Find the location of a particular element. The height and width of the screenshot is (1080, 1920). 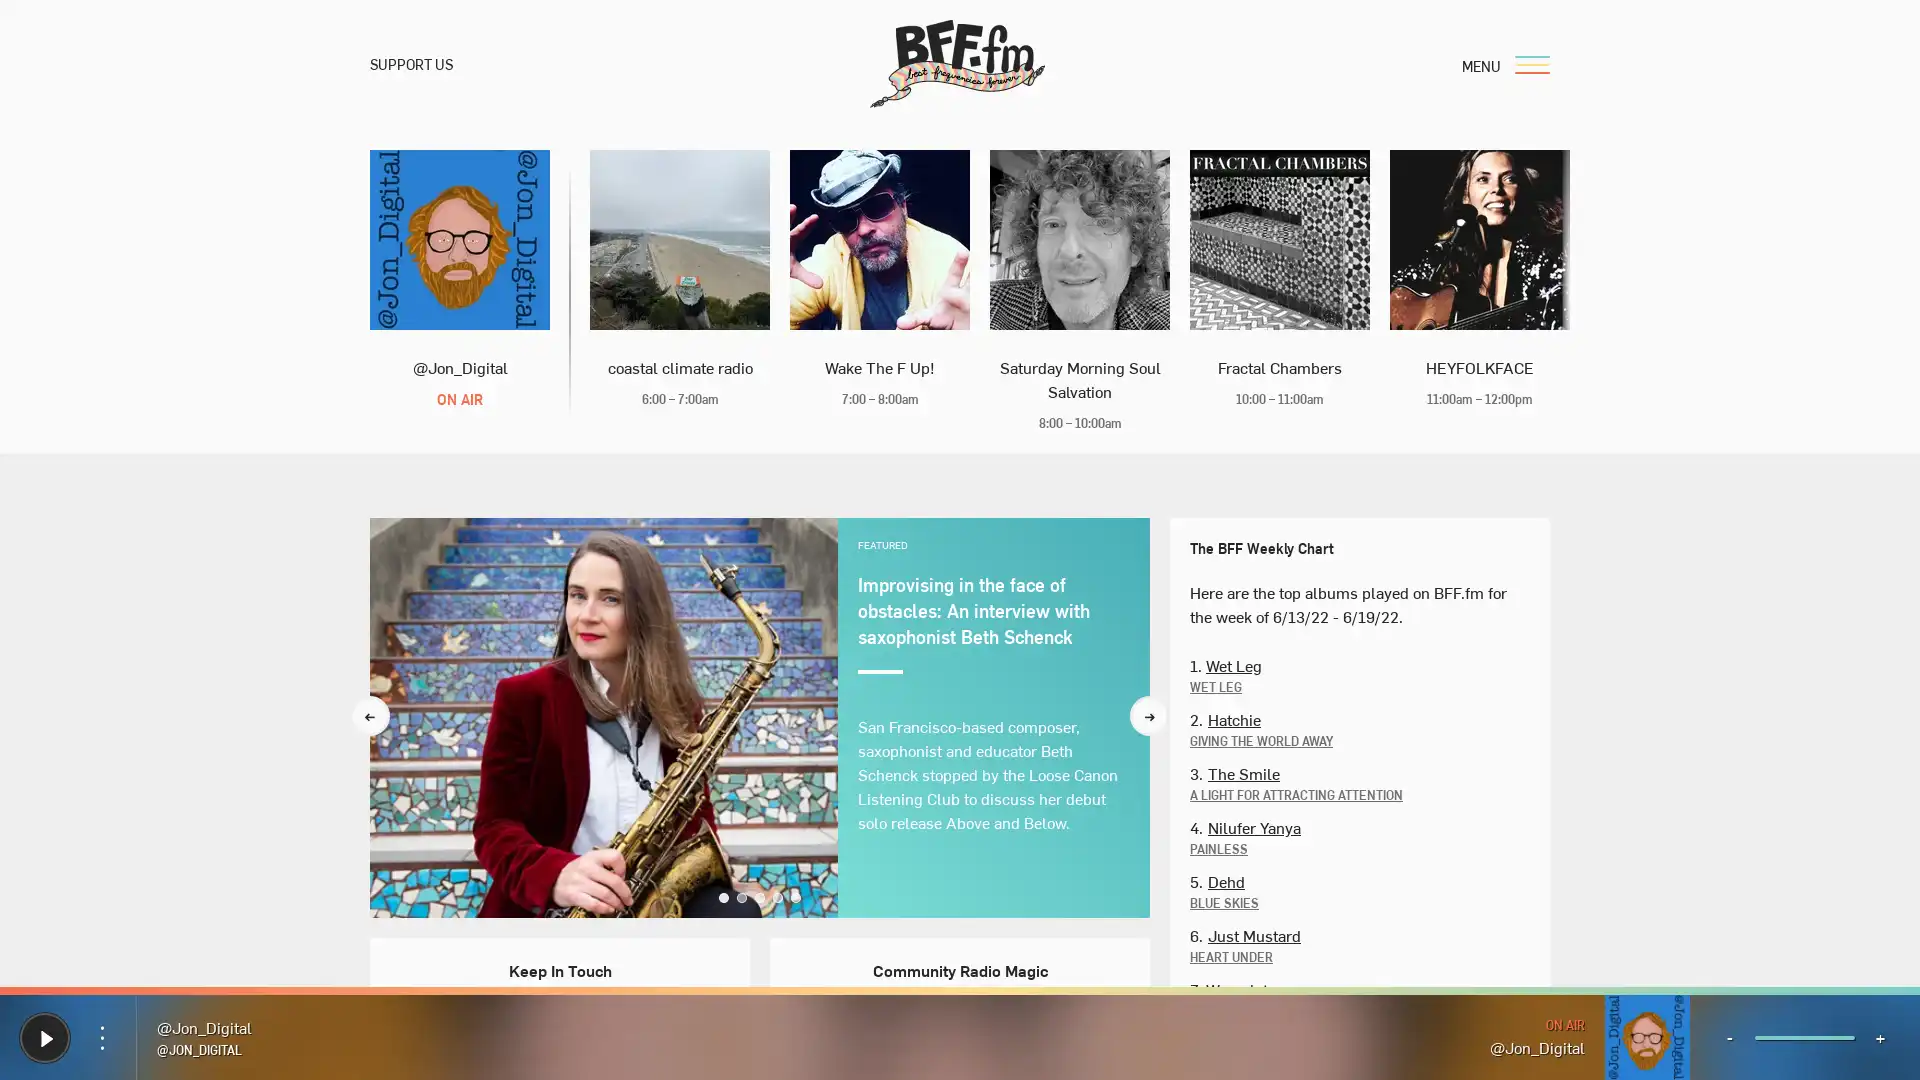

Next is located at coordinates (1150, 715).